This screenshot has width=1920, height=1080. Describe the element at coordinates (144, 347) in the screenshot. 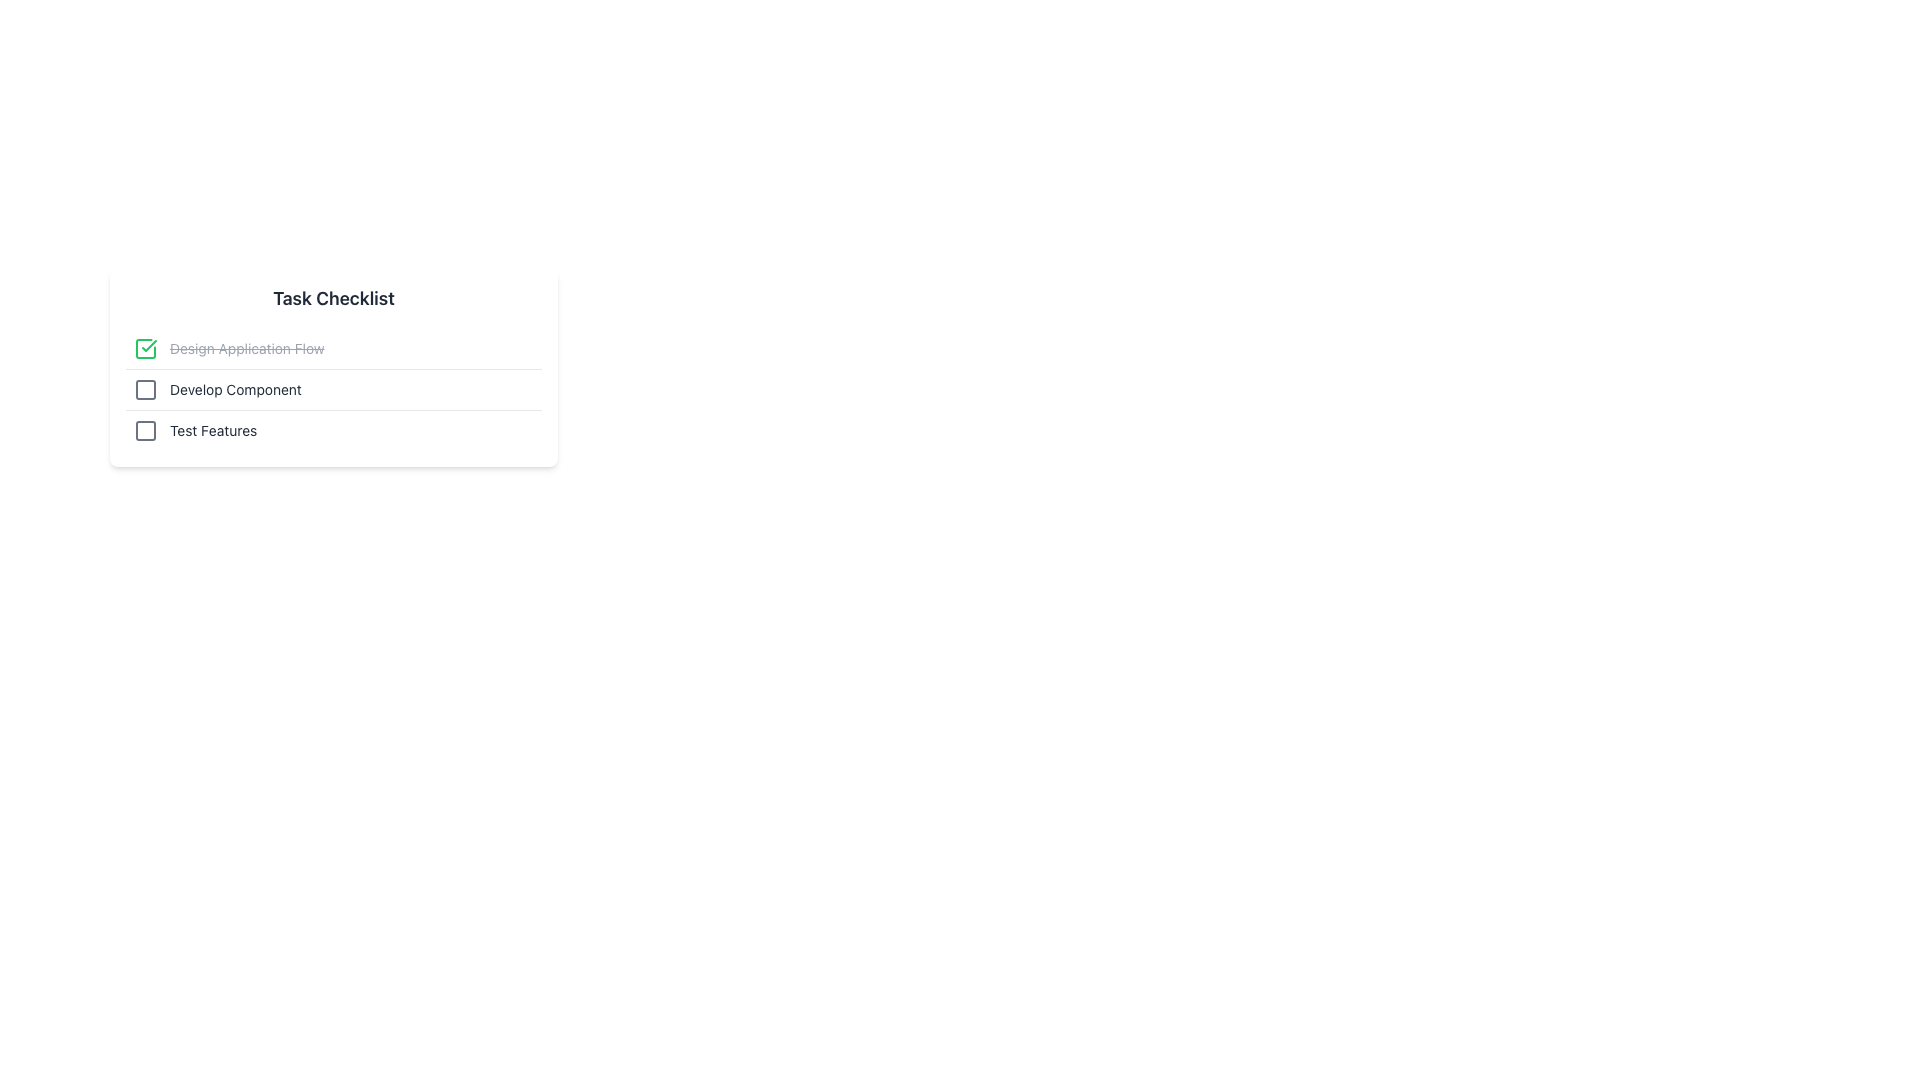

I see `the SVG graphical element representing the checkbox for the first task labeled 'Design Application Flow', which symbolizes task completion` at that location.